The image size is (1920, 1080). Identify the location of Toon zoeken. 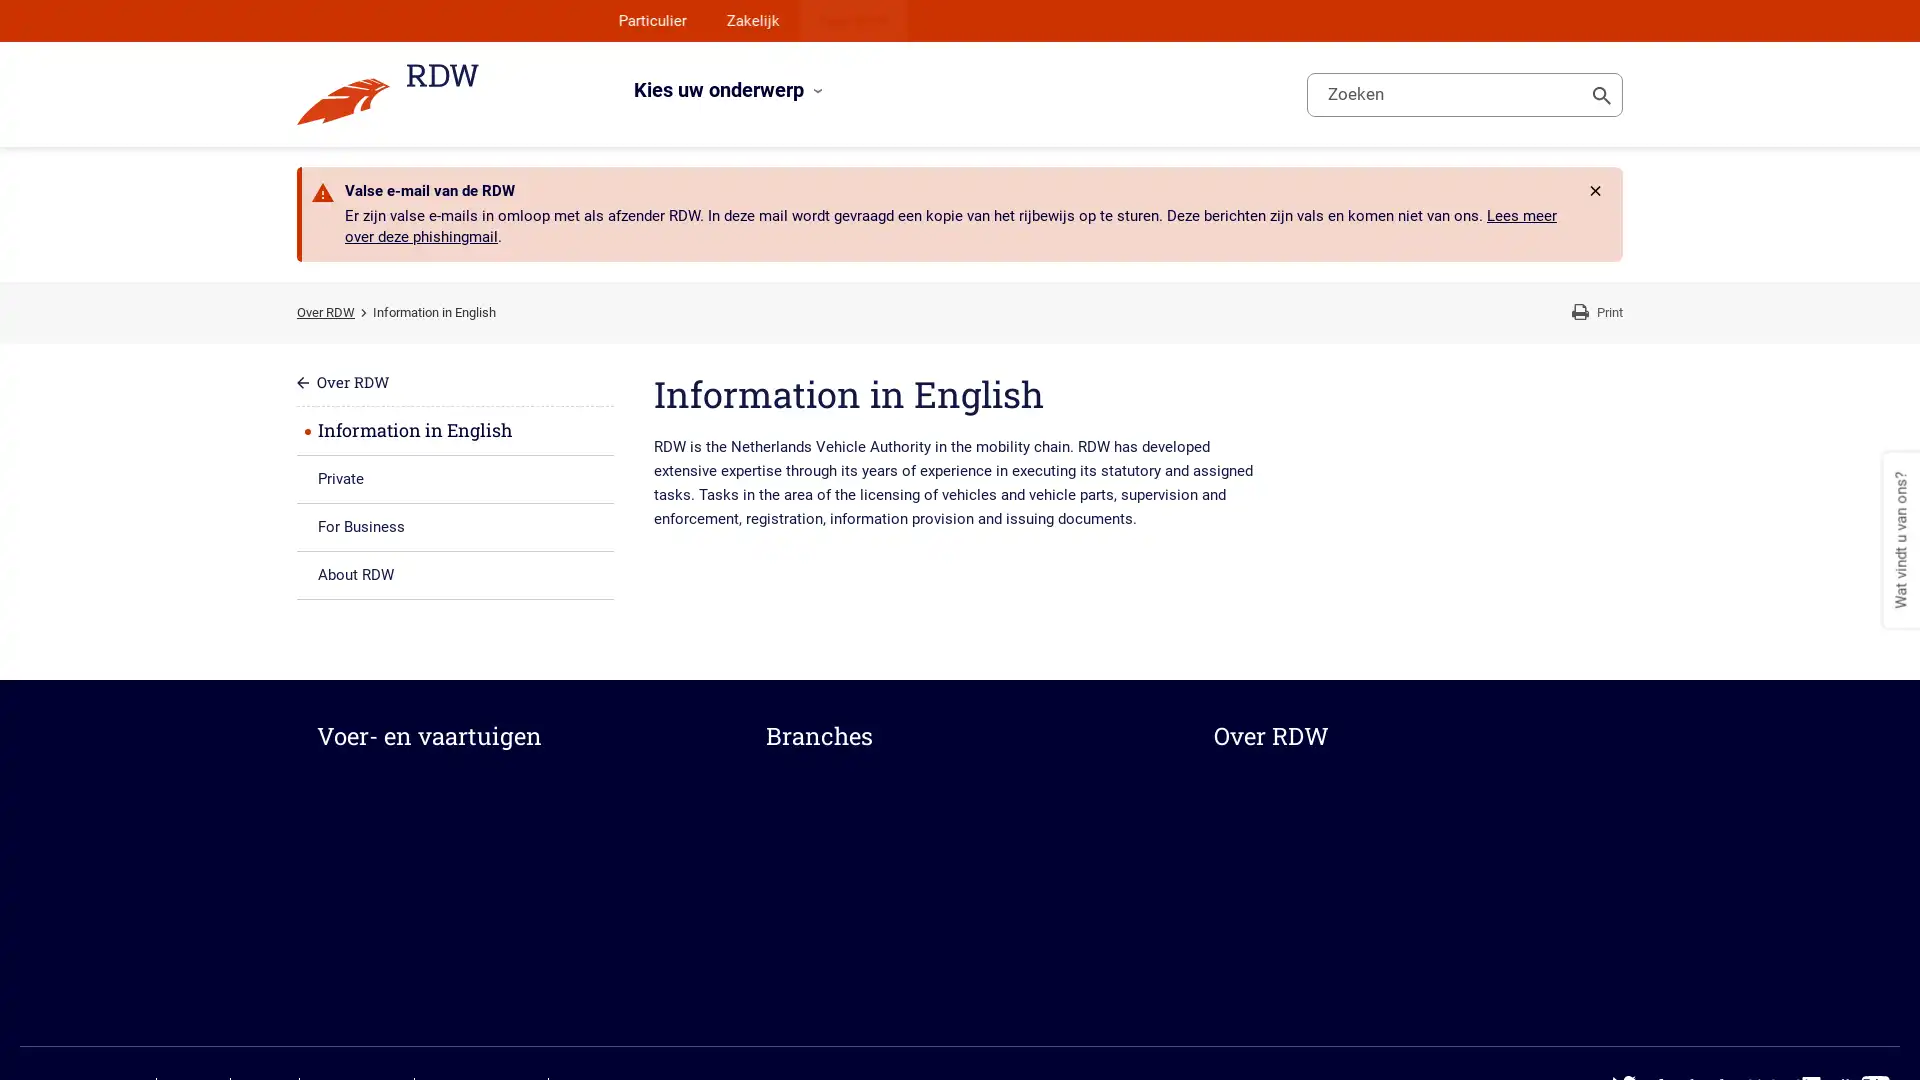
(1601, 95).